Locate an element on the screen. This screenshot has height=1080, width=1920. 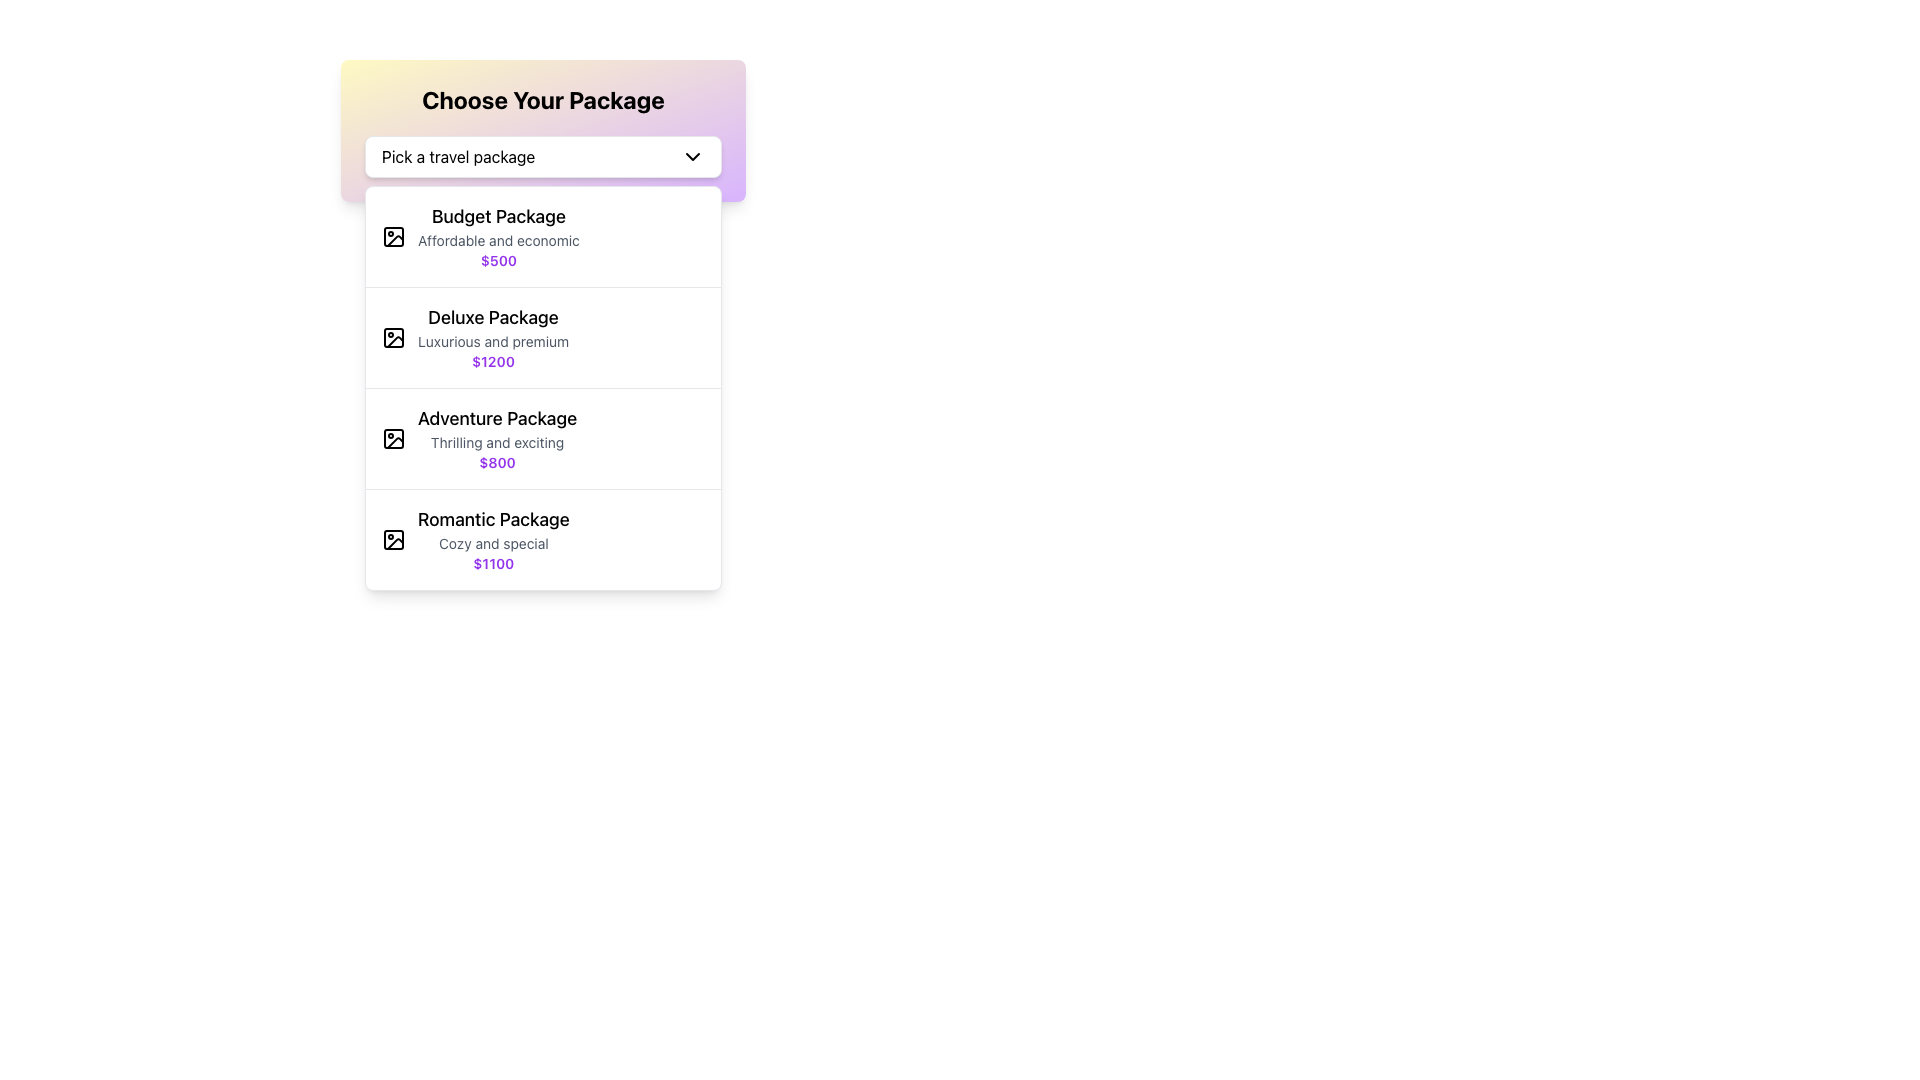
the dropdown menu located in the 'Choose Your Package' section is located at coordinates (543, 156).